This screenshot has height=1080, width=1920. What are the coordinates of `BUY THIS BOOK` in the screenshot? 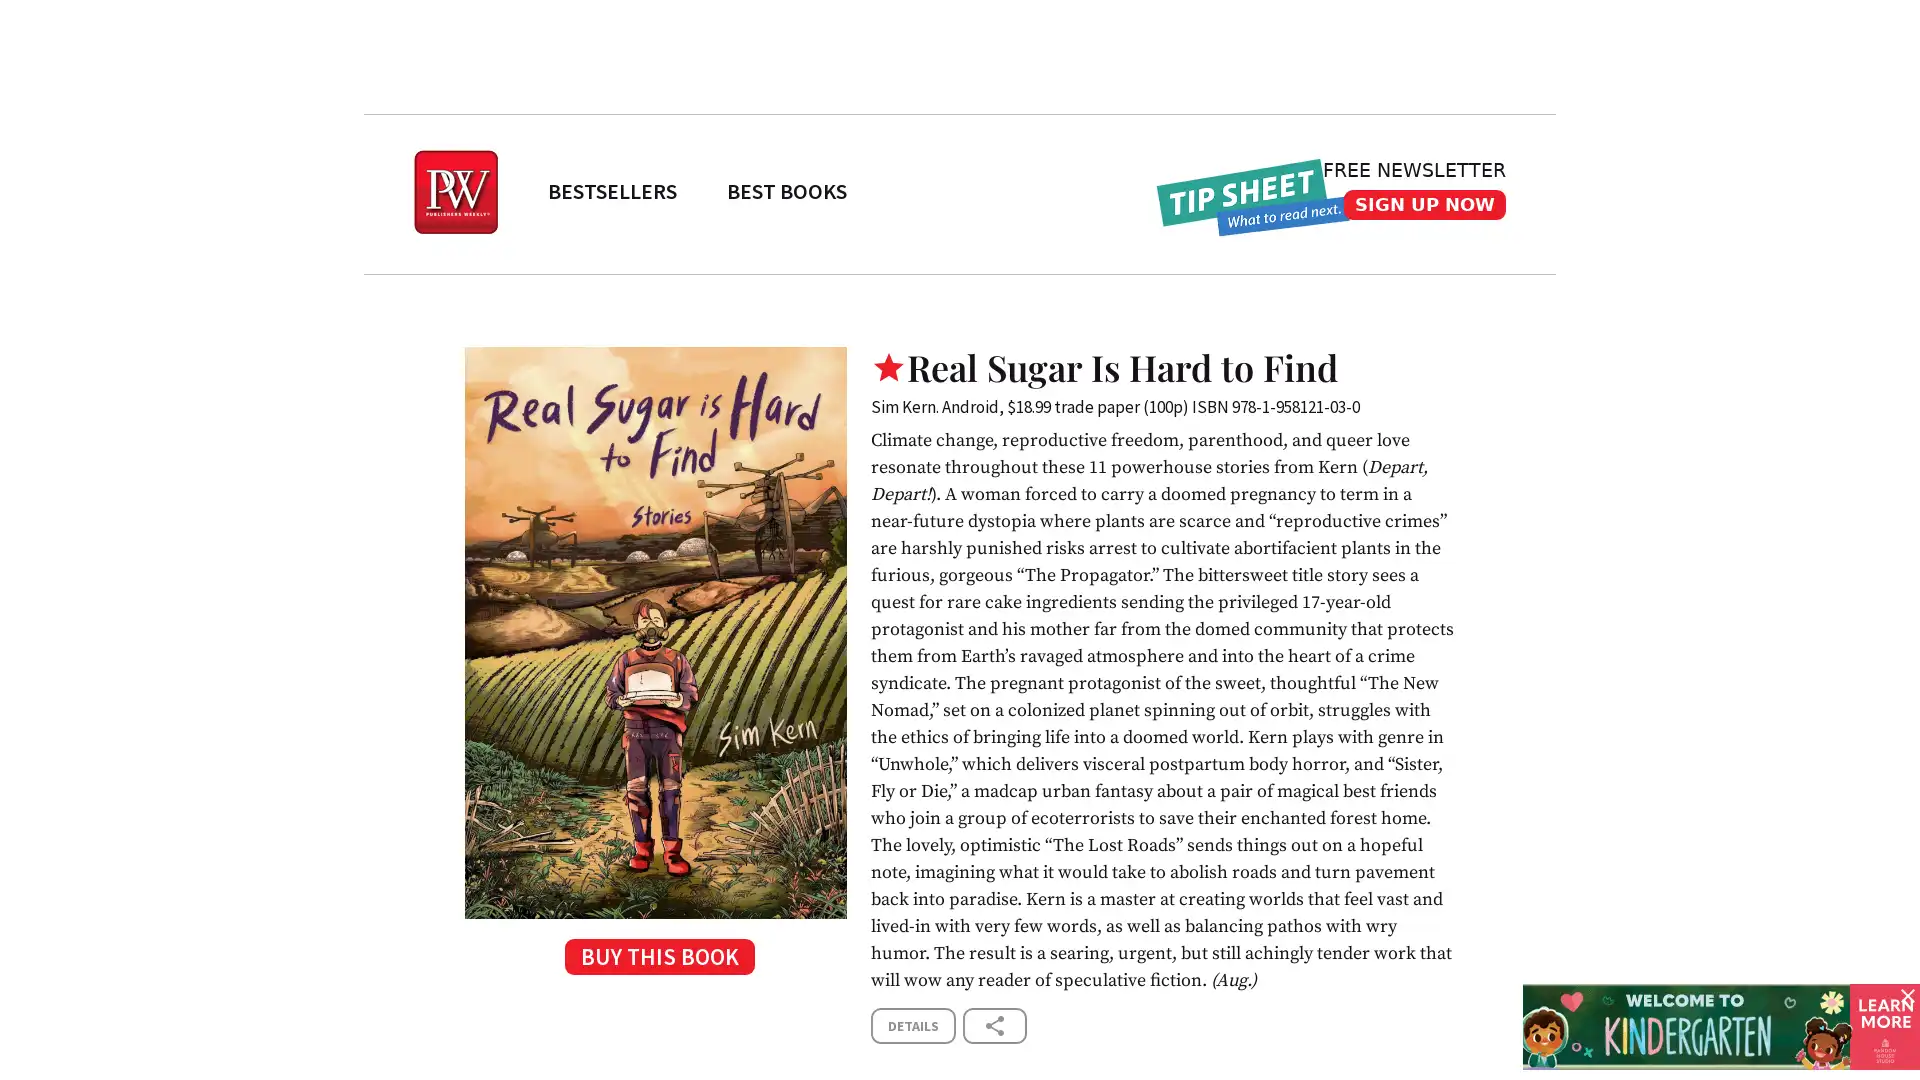 It's located at (655, 962).